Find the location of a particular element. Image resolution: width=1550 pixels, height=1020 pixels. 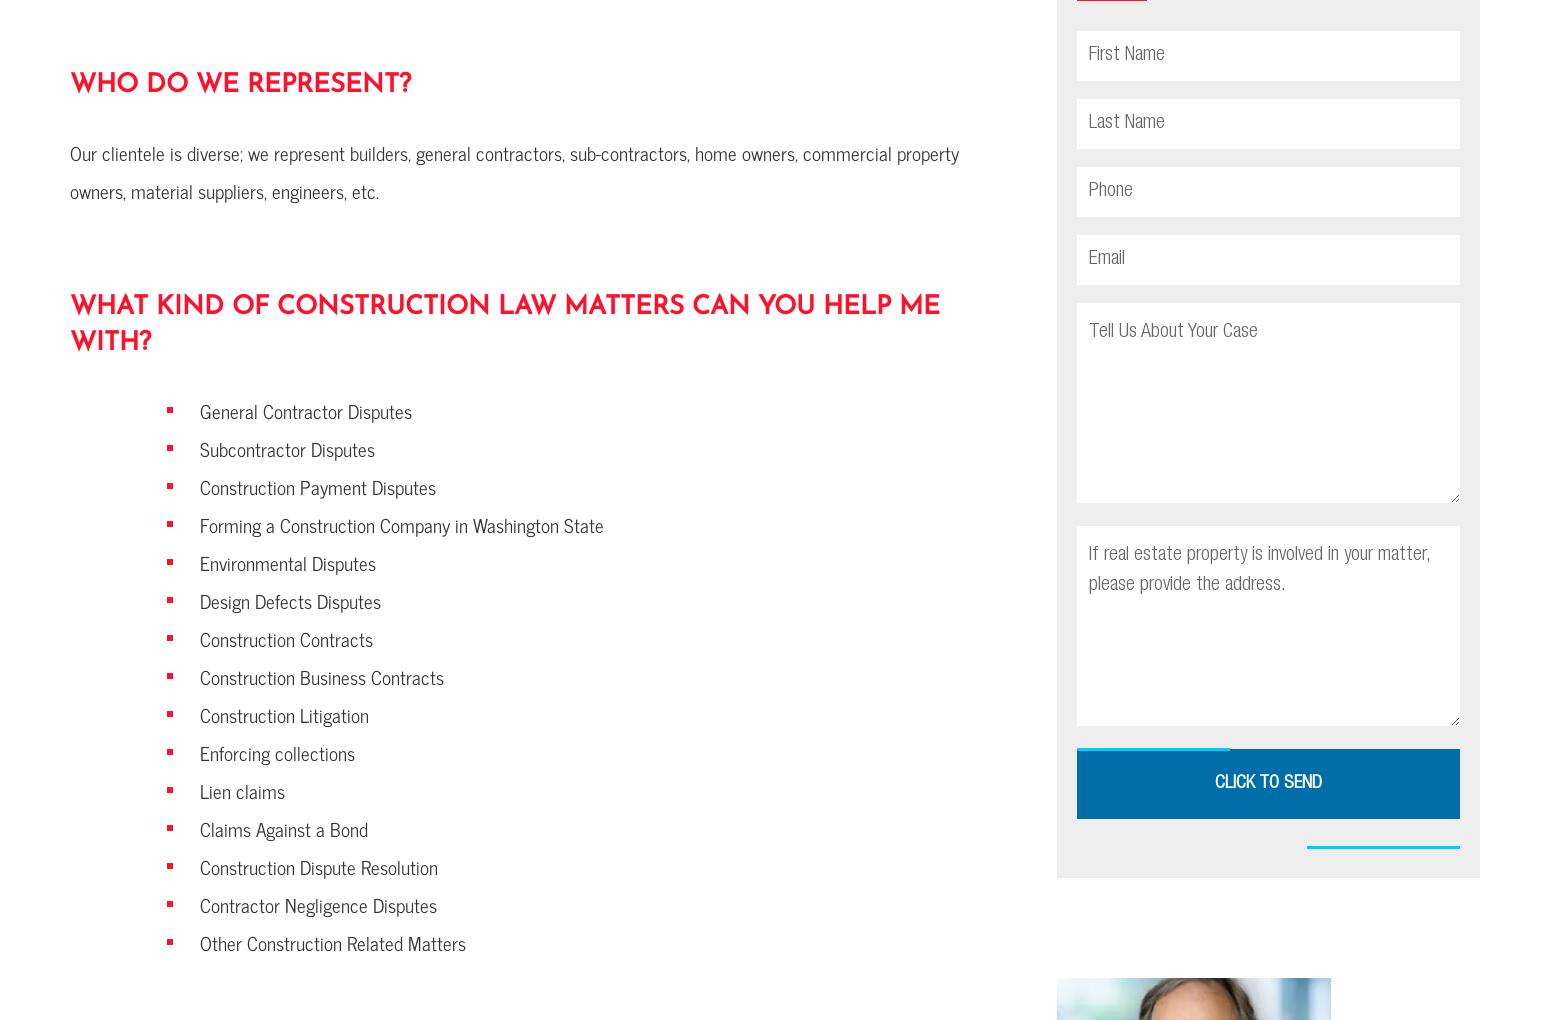

'Construction Payment Disputes' is located at coordinates (317, 486).